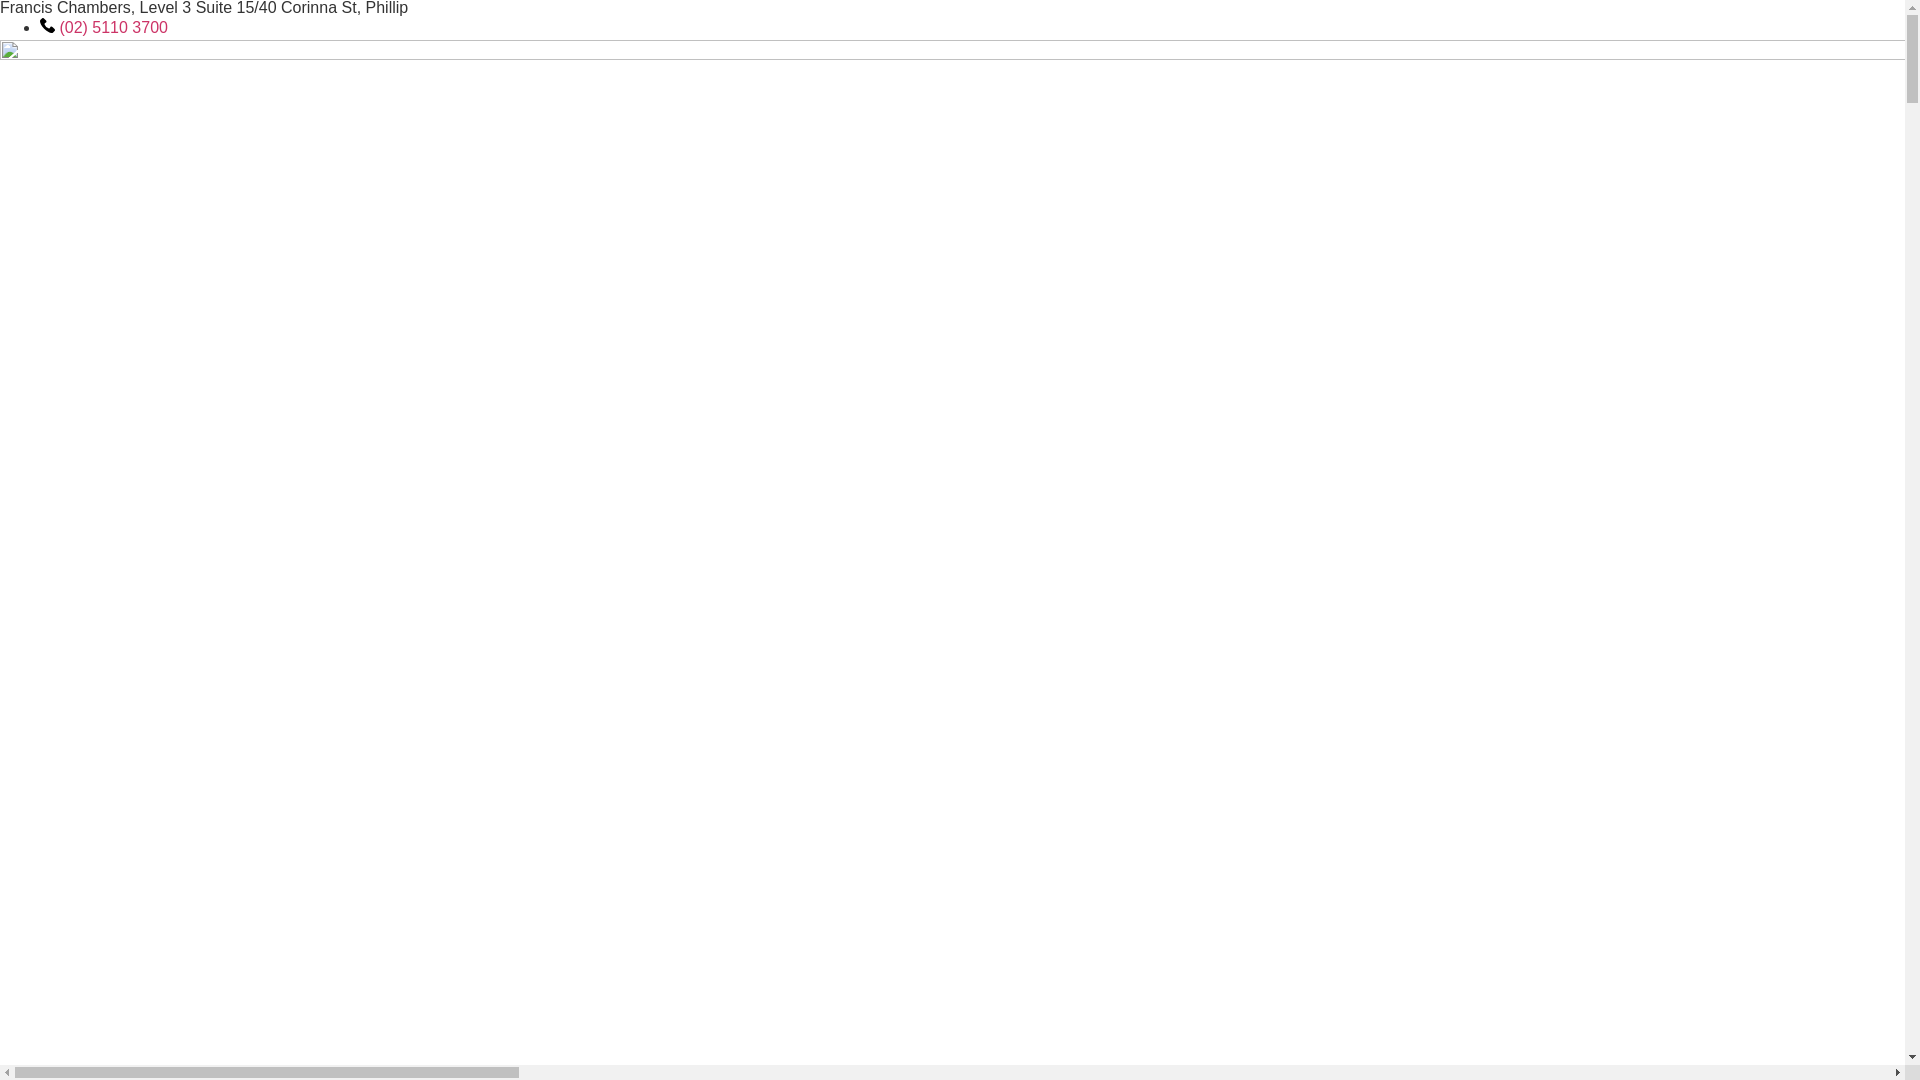 The width and height of the screenshot is (1920, 1080). I want to click on '(02) 5110 3700', so click(103, 27).